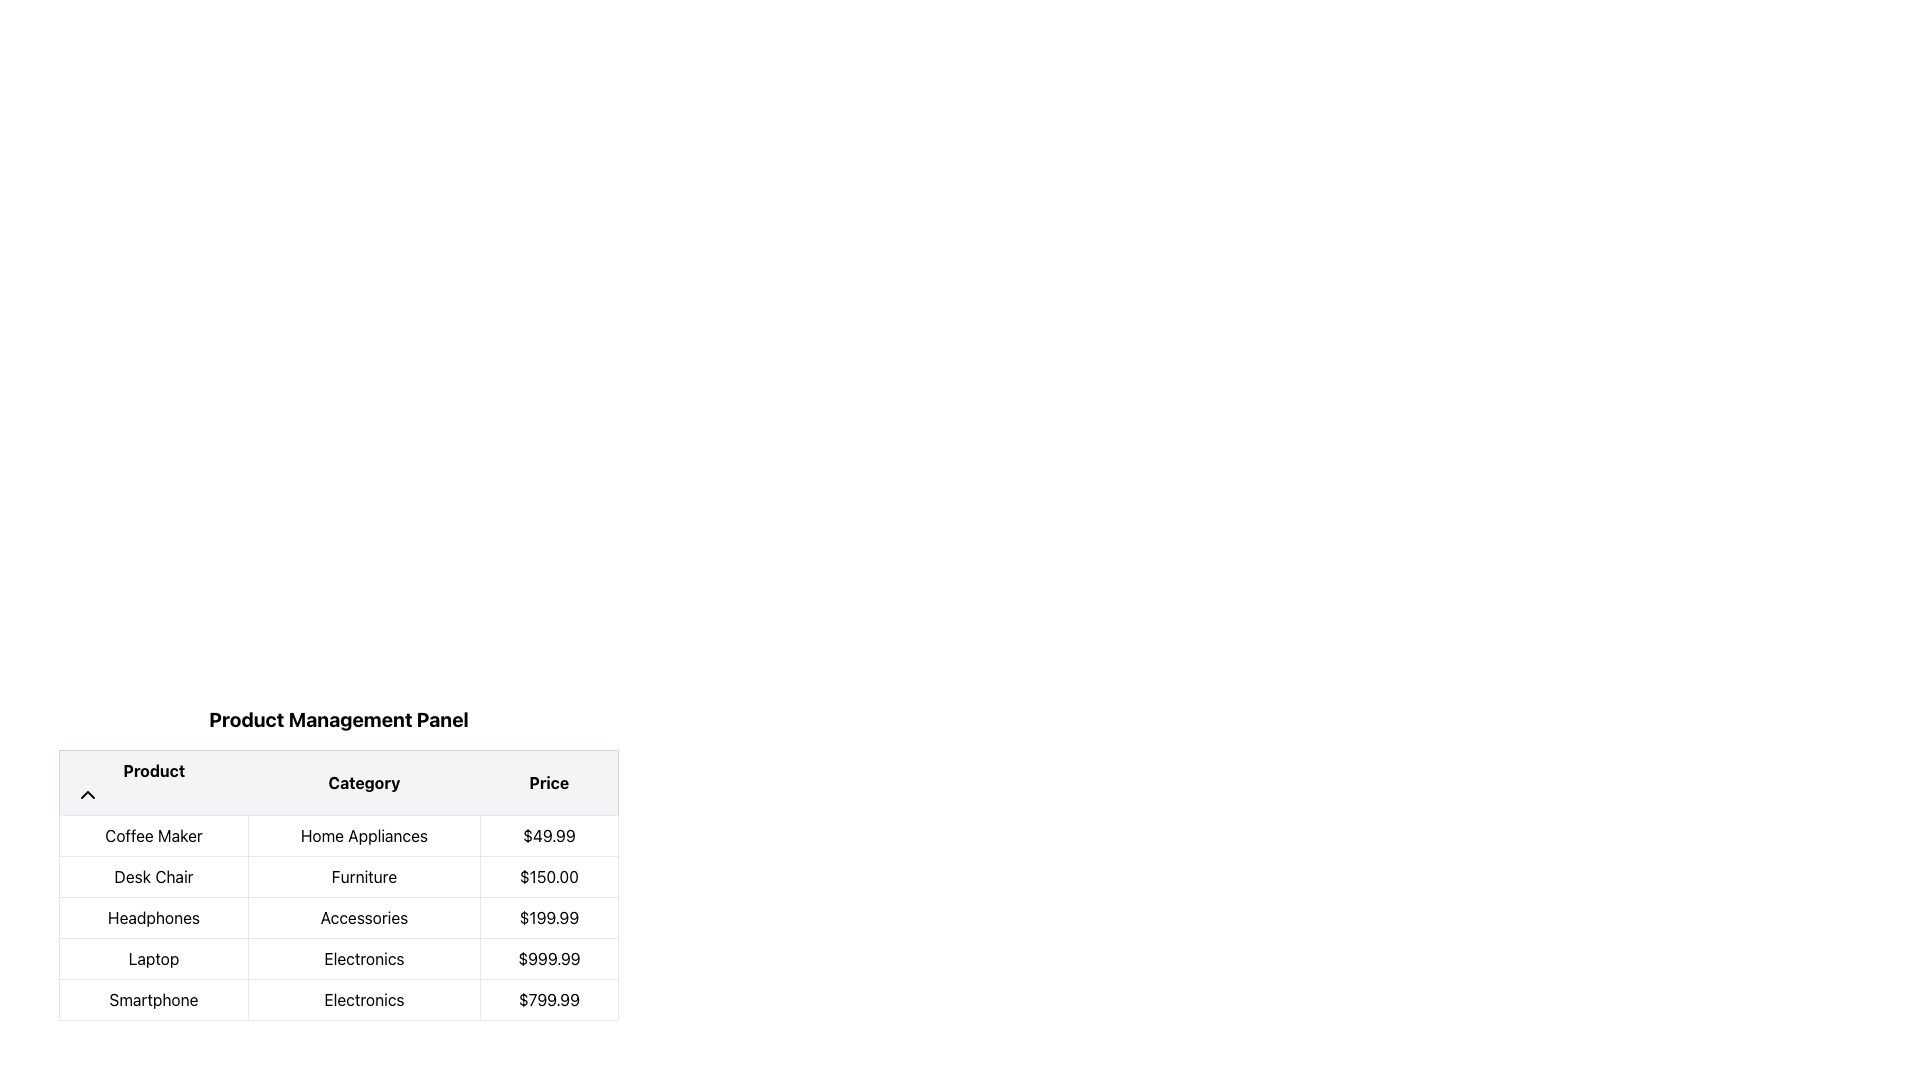 The width and height of the screenshot is (1920, 1080). Describe the element at coordinates (339, 999) in the screenshot. I see `on the bottom-most row of the Product Management Table representing the product 'Smartphone' with a price of '$799.99'` at that location.